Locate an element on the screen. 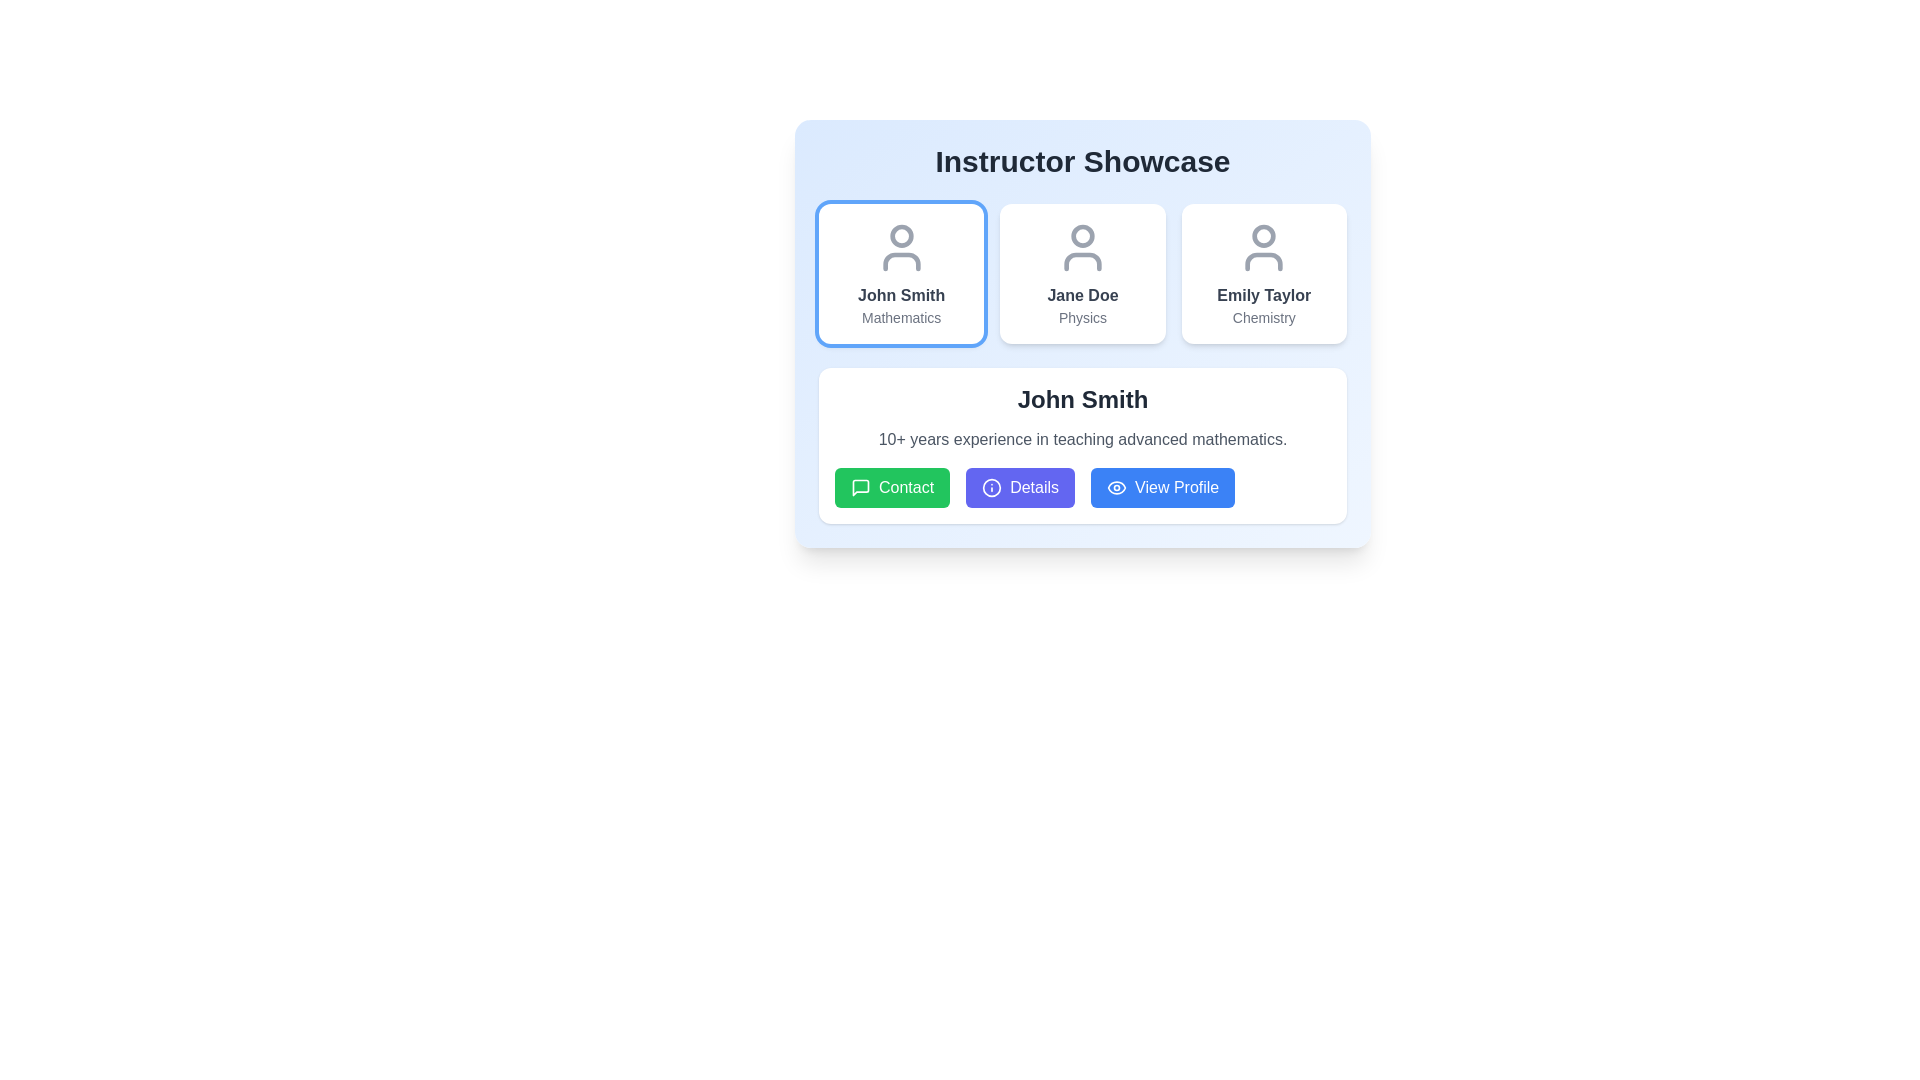 The height and width of the screenshot is (1080, 1920). the profile card for Emily Taylor, which is the third card in the grid layout is located at coordinates (1262, 273).